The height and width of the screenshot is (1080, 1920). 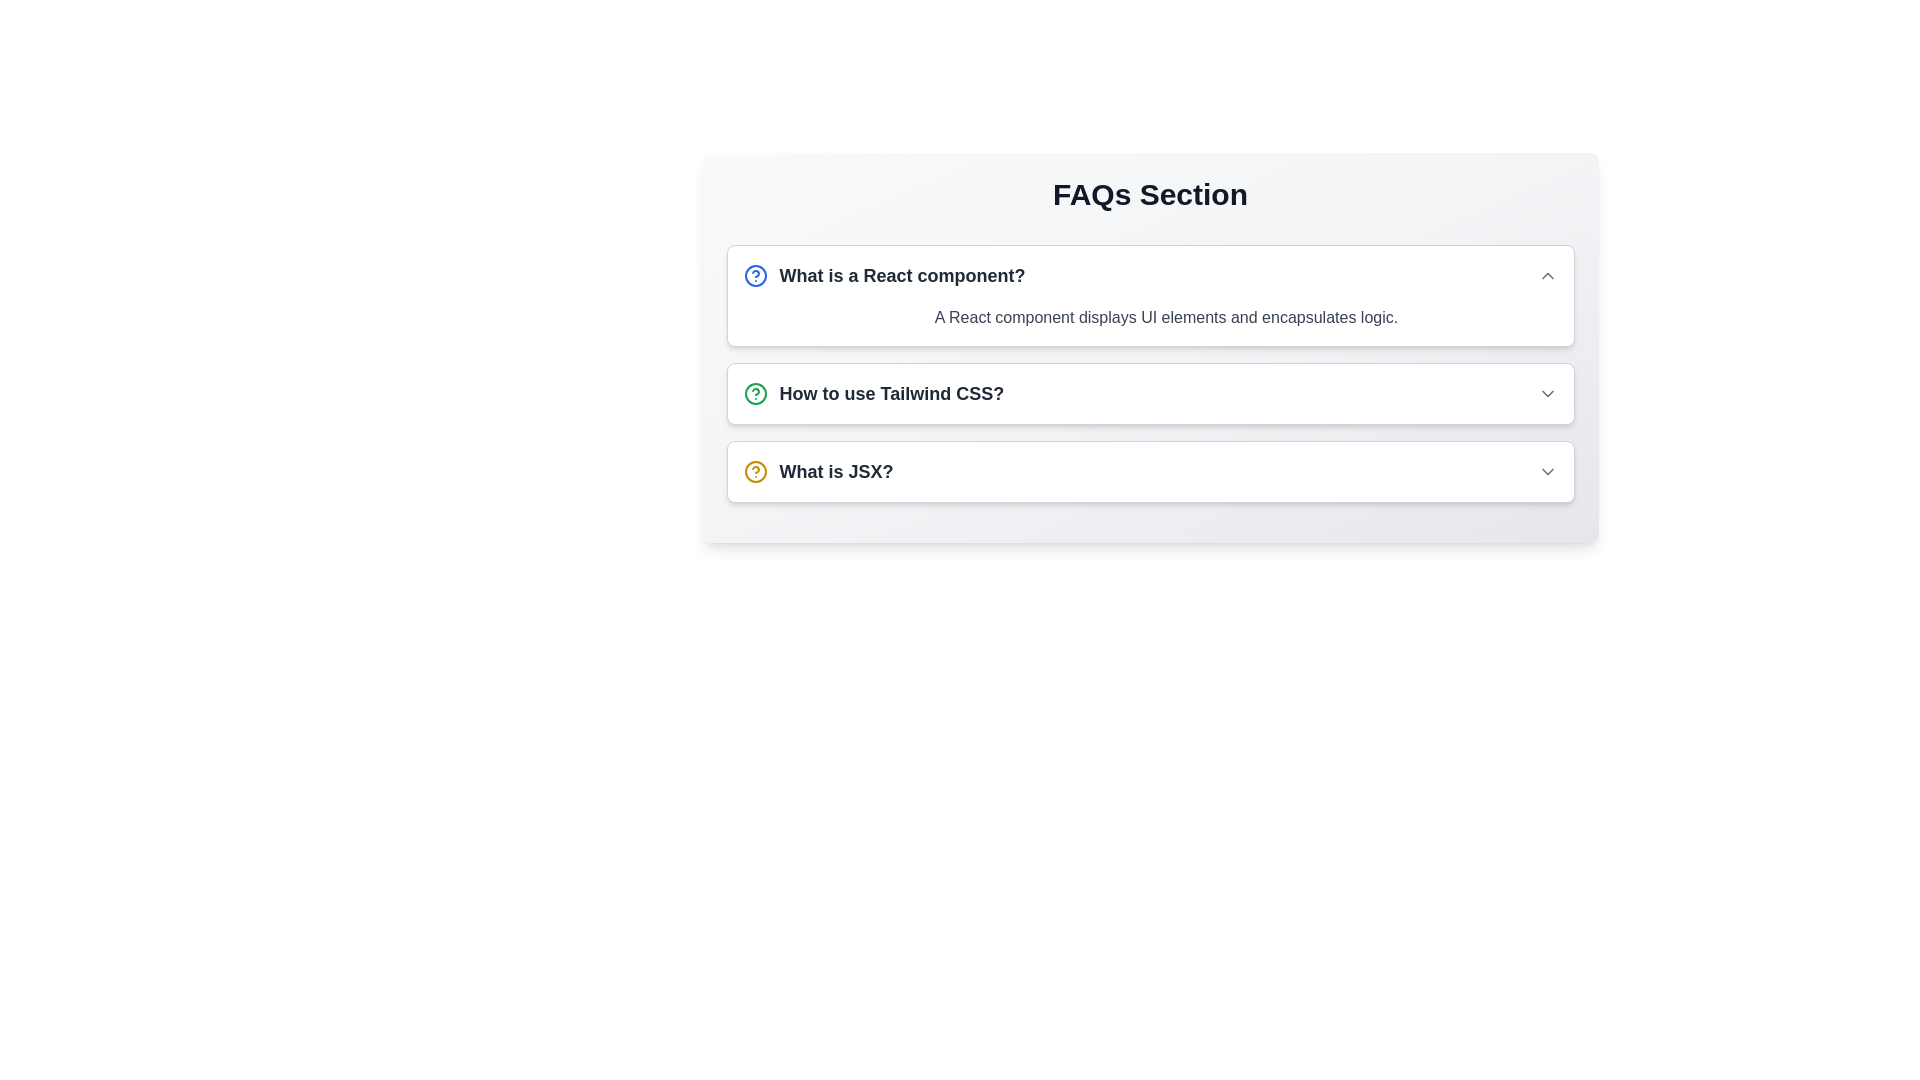 I want to click on 'Help' icon represented by a circle, located adjacent to the text 'What is a React component?' in the FAQ section, so click(x=754, y=276).